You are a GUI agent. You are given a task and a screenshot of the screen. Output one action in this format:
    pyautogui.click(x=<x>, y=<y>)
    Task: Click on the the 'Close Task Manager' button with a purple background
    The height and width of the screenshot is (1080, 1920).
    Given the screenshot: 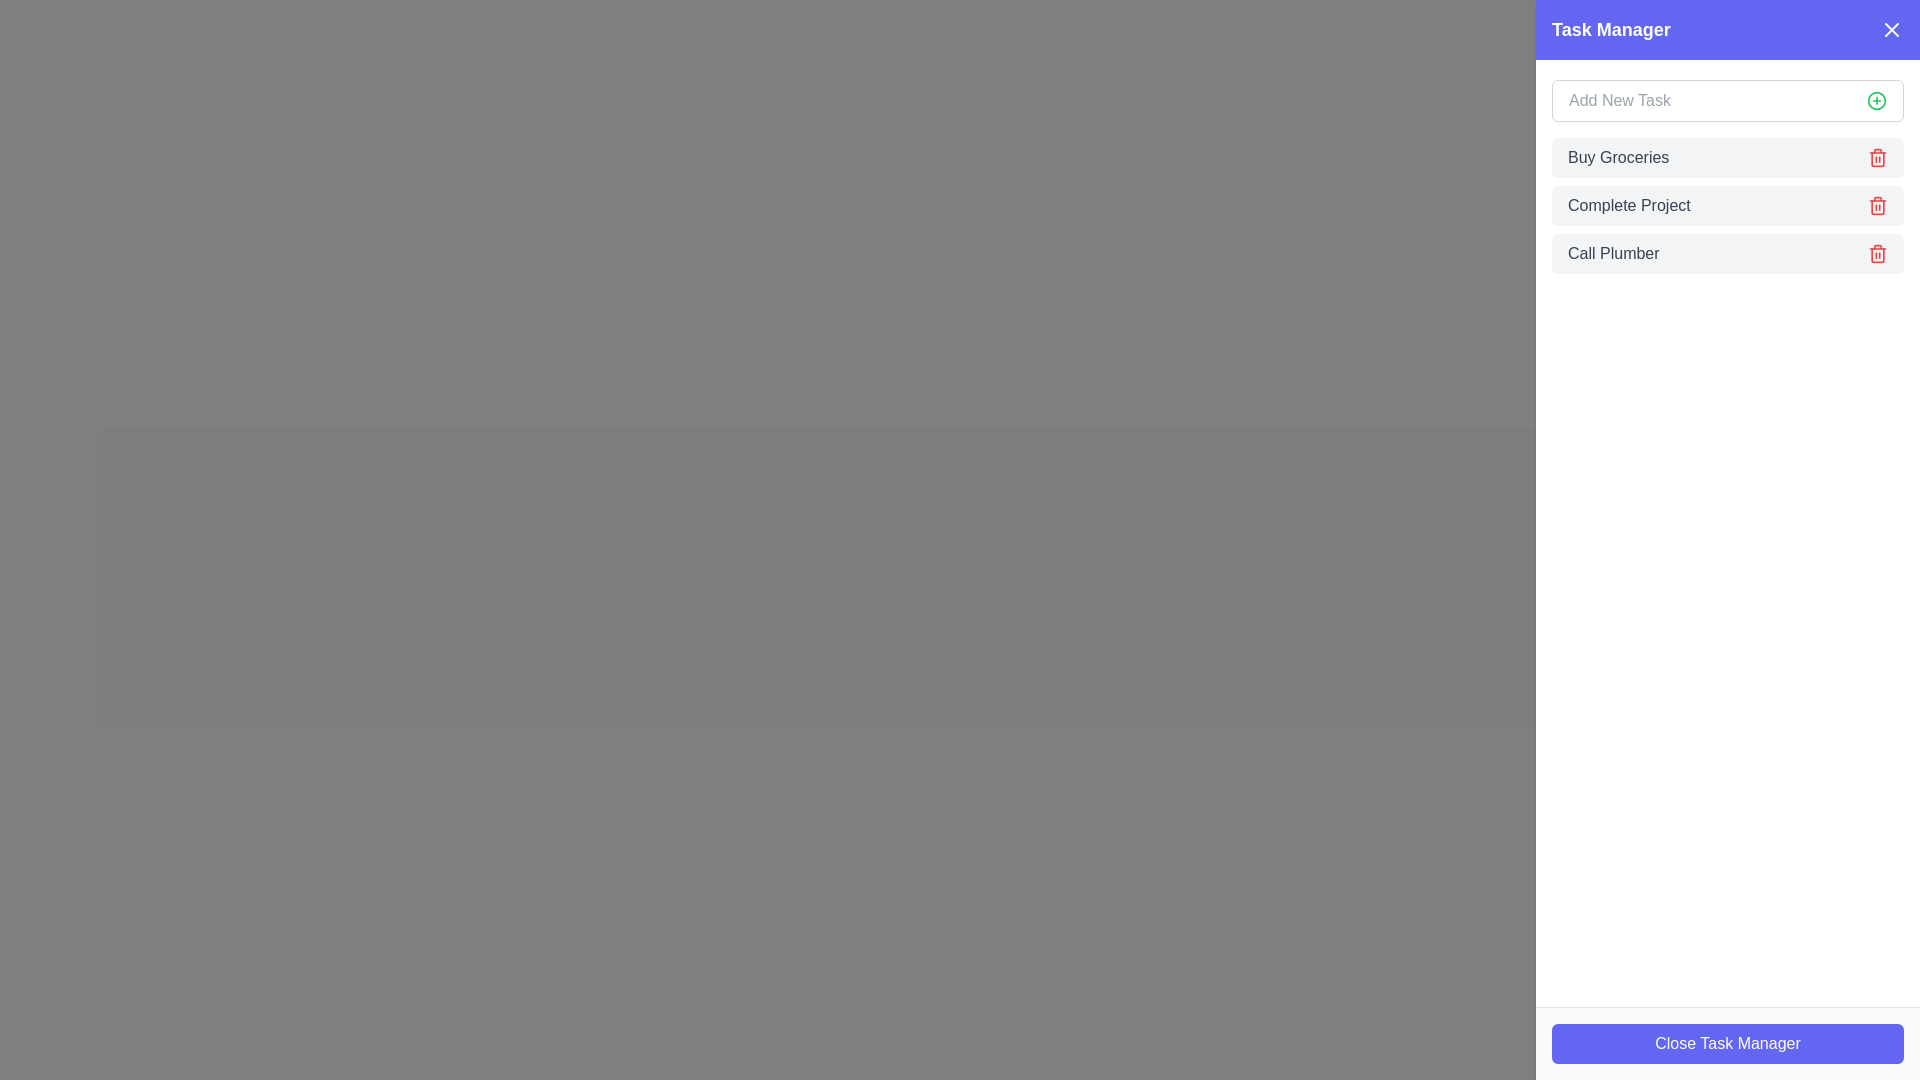 What is the action you would take?
    pyautogui.click(x=1727, y=1043)
    